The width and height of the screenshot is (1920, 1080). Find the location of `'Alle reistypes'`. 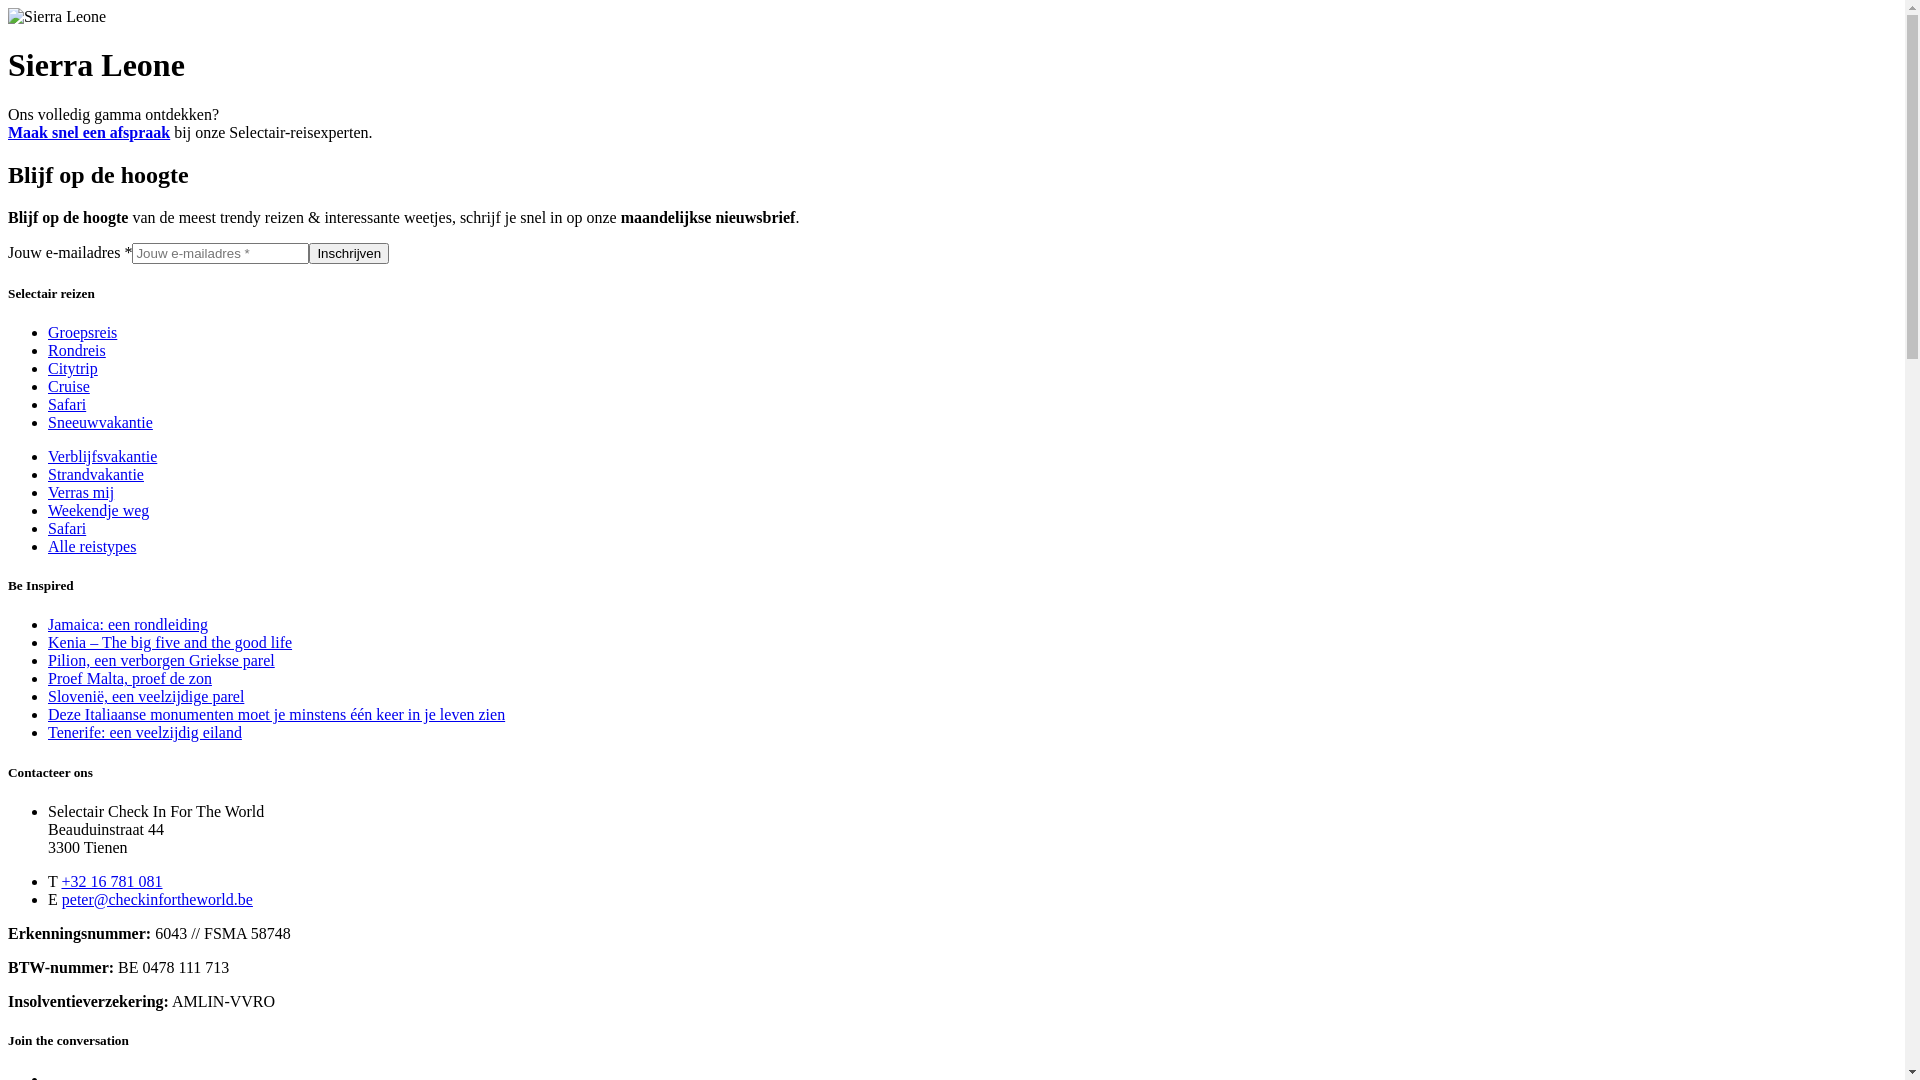

'Alle reistypes' is located at coordinates (90, 546).